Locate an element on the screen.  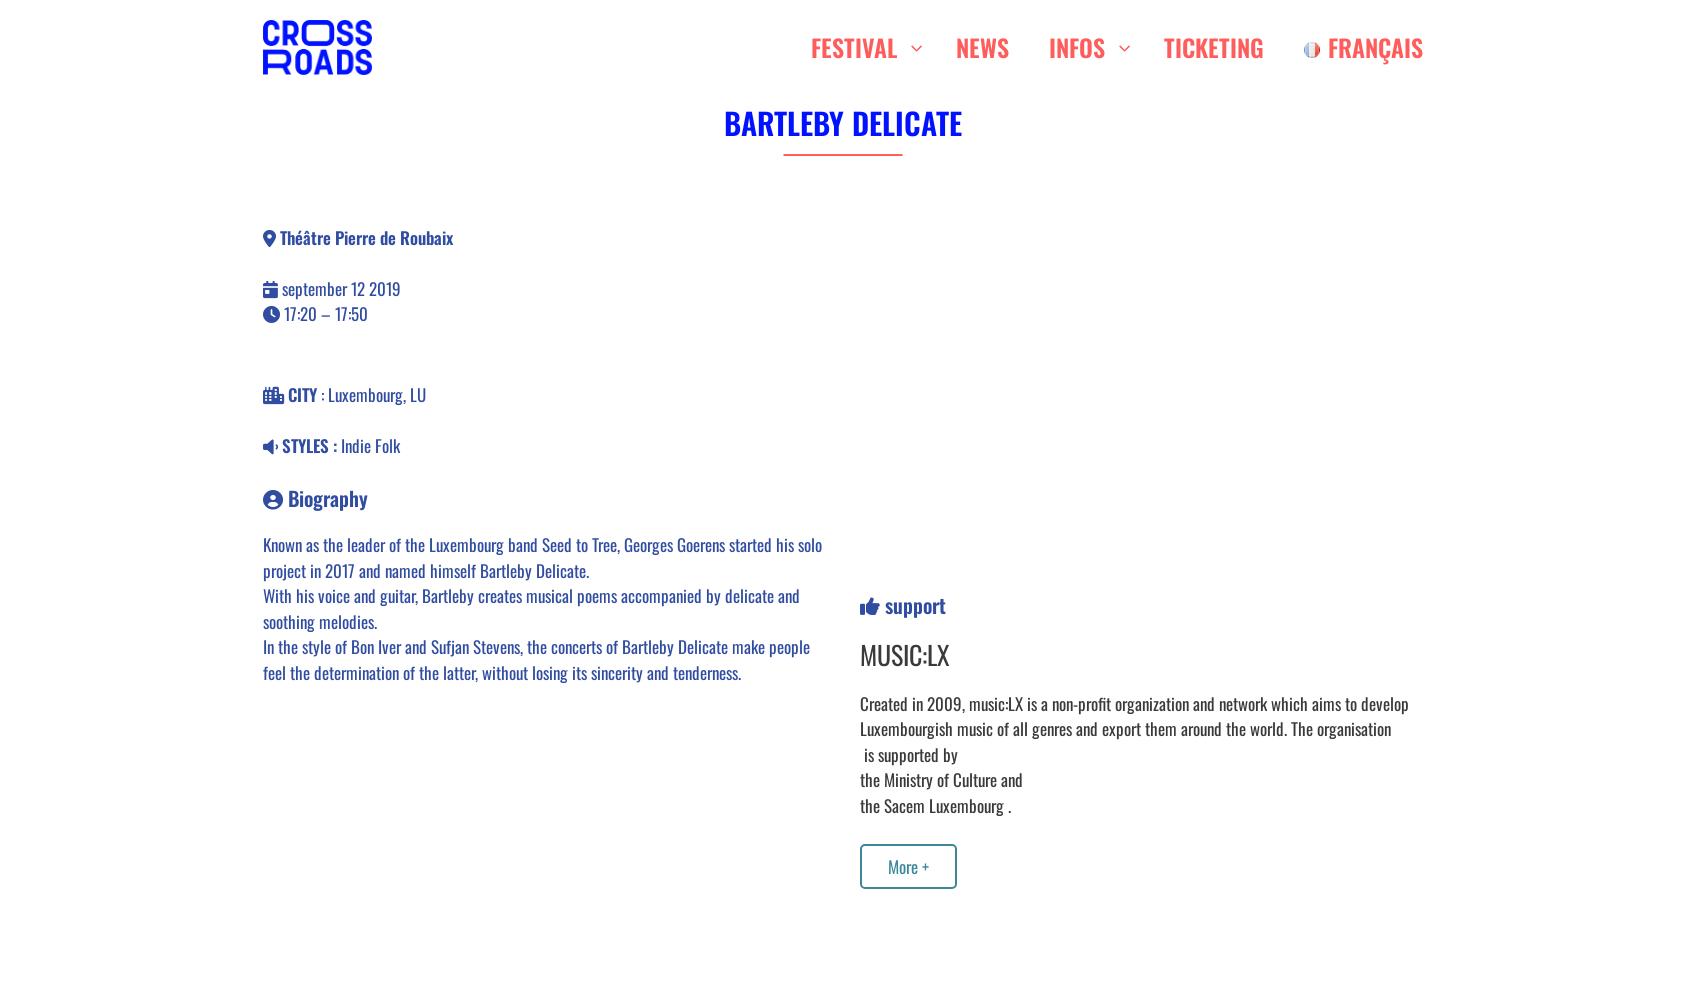
'Created  in 2009, music:LX is a non-profit organization and network which aims  to develop Luxembourgish music of all genres and export them around the  world. The organisation' is located at coordinates (1132, 714).